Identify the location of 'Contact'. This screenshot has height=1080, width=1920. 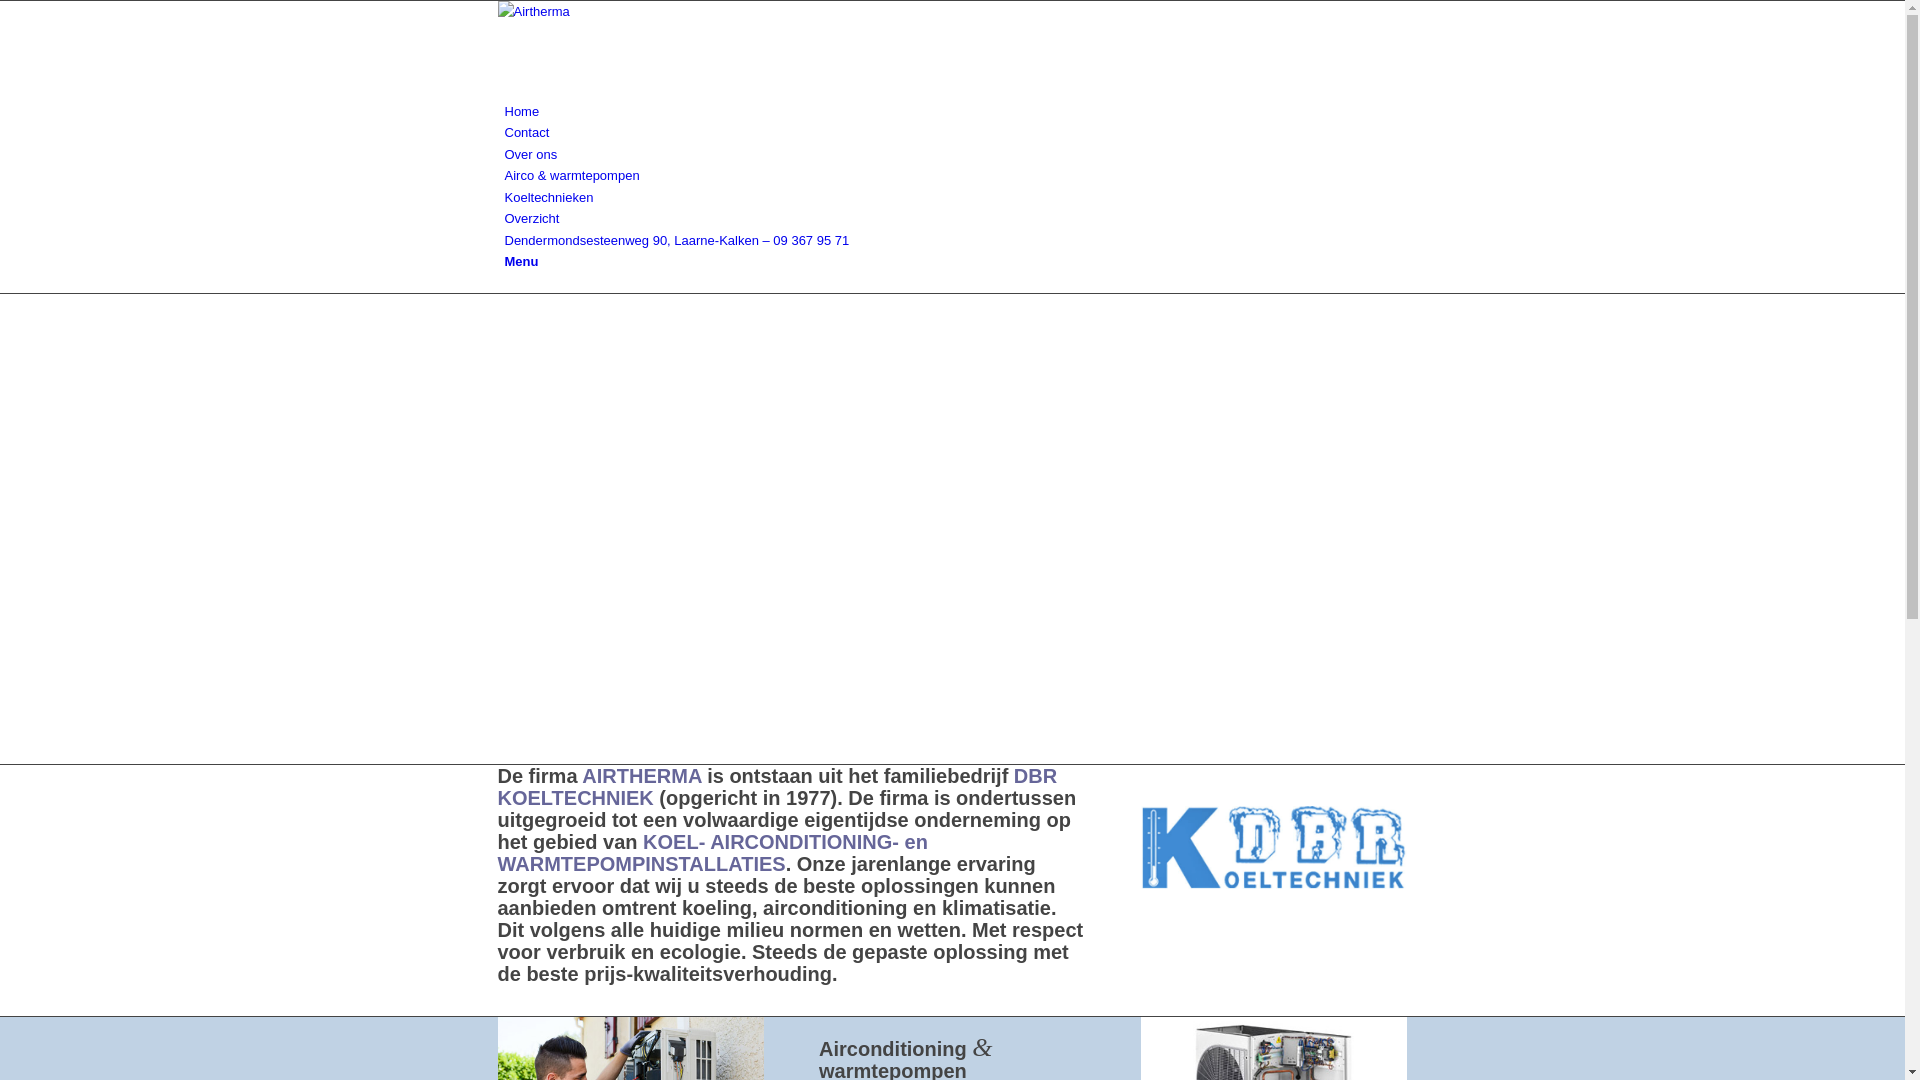
(504, 132).